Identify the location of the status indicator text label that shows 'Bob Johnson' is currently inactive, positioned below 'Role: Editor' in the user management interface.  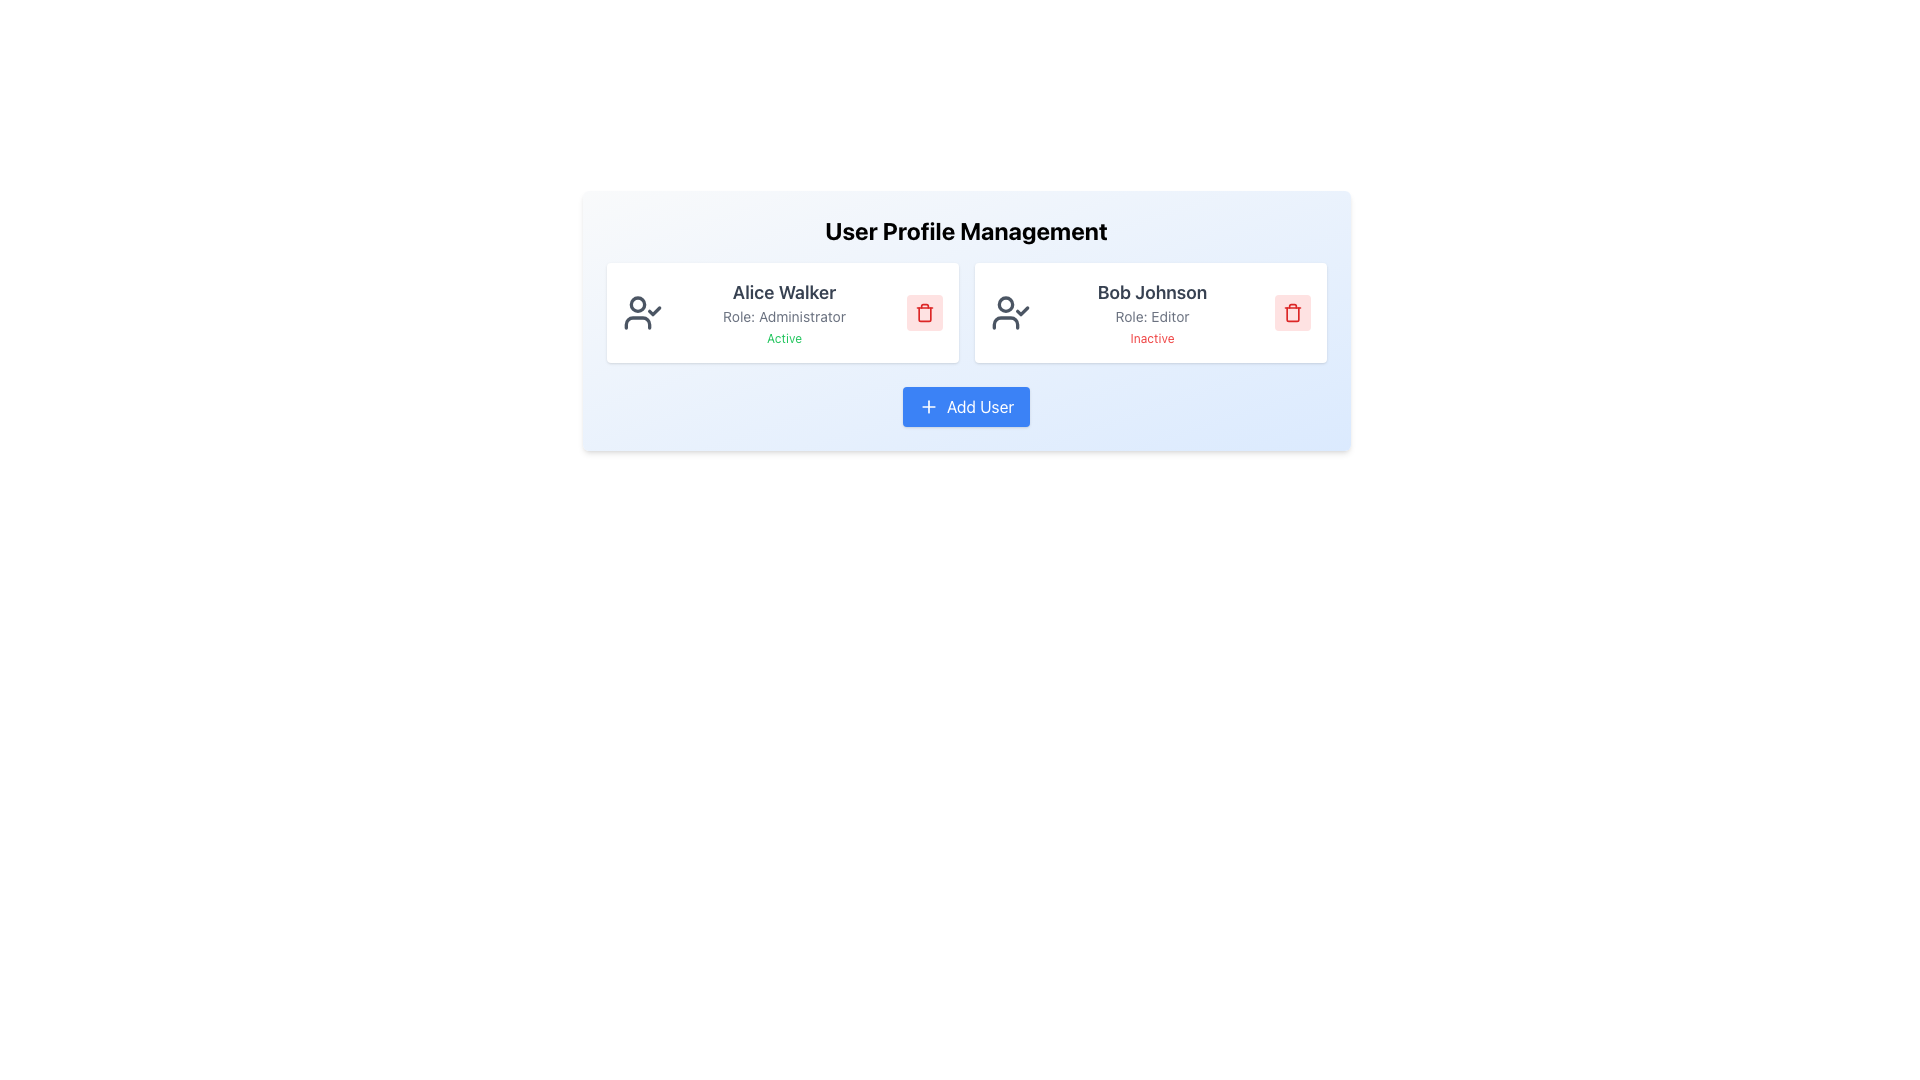
(1152, 338).